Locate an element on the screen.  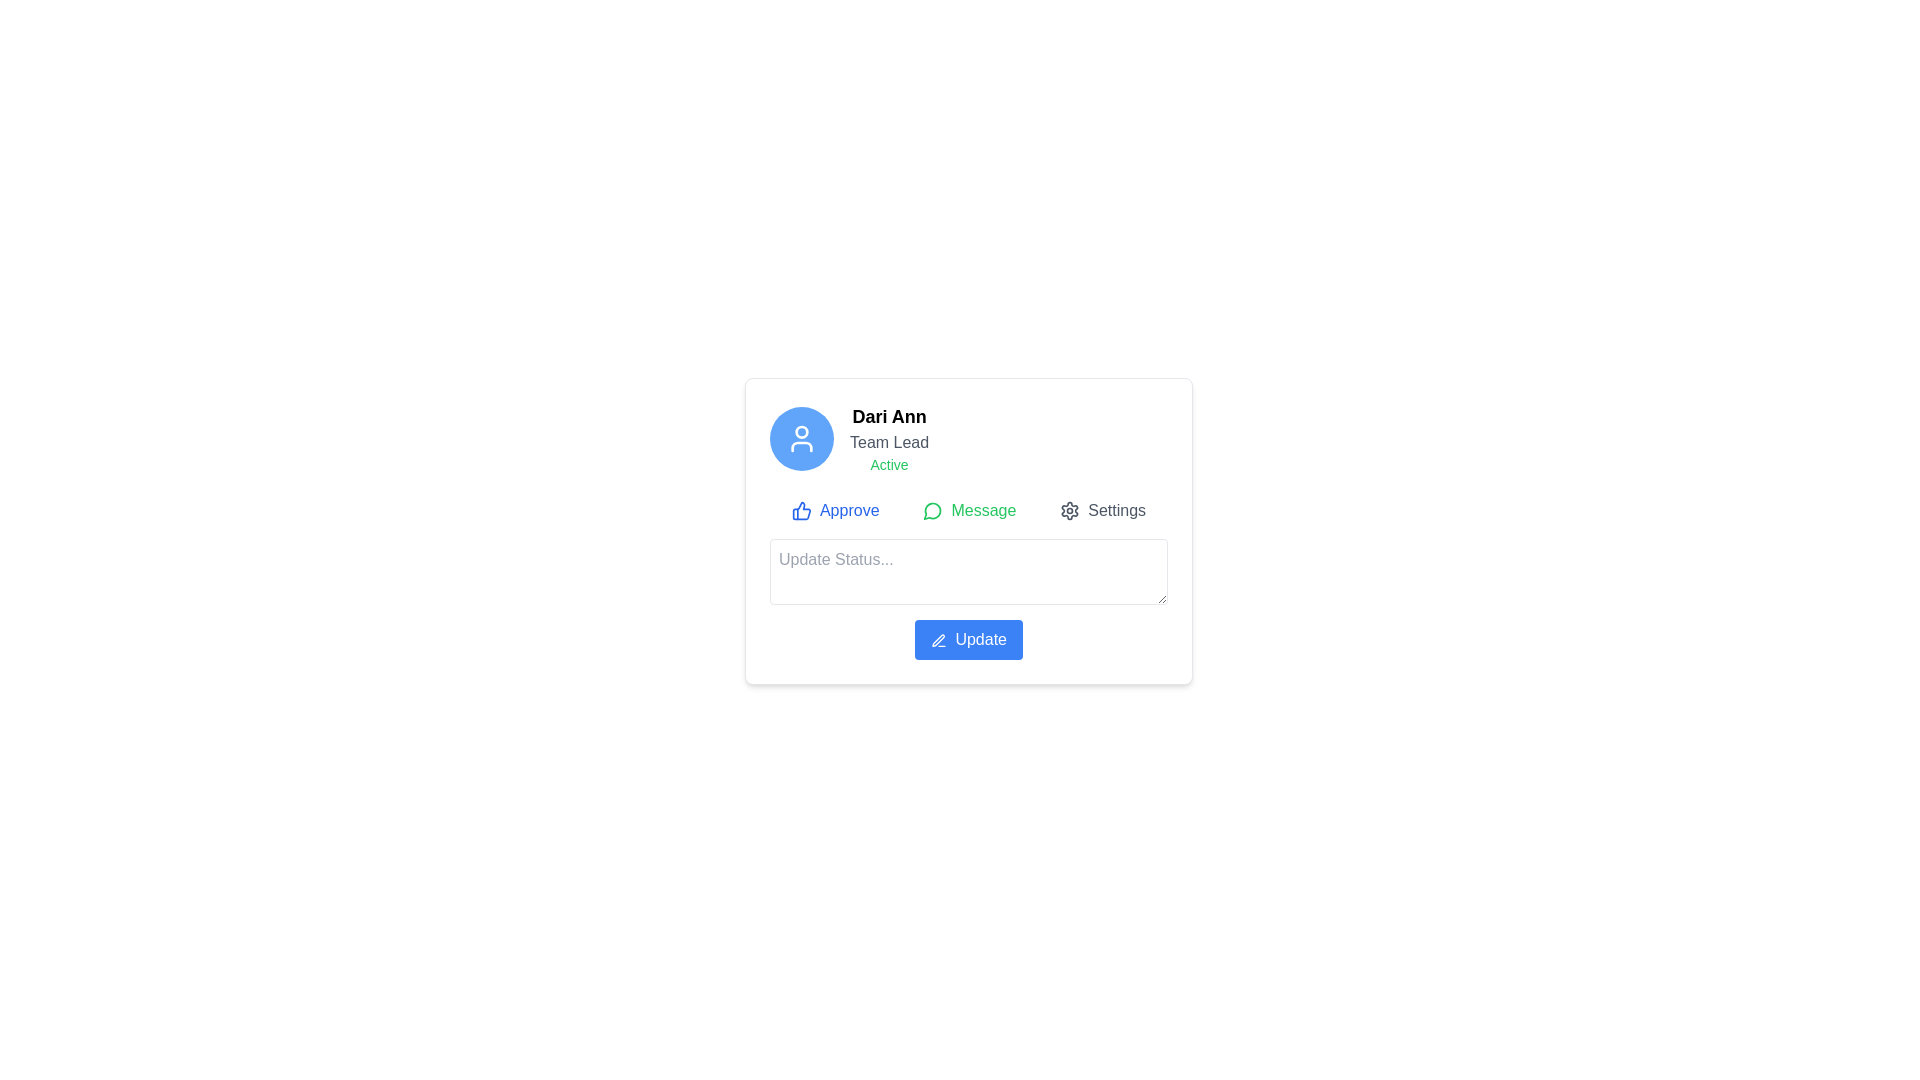
label that says 'Settings', which is a gray, sans-serif text positioned to the right of the gear icon in the top-right corner of the user information card is located at coordinates (1116, 509).